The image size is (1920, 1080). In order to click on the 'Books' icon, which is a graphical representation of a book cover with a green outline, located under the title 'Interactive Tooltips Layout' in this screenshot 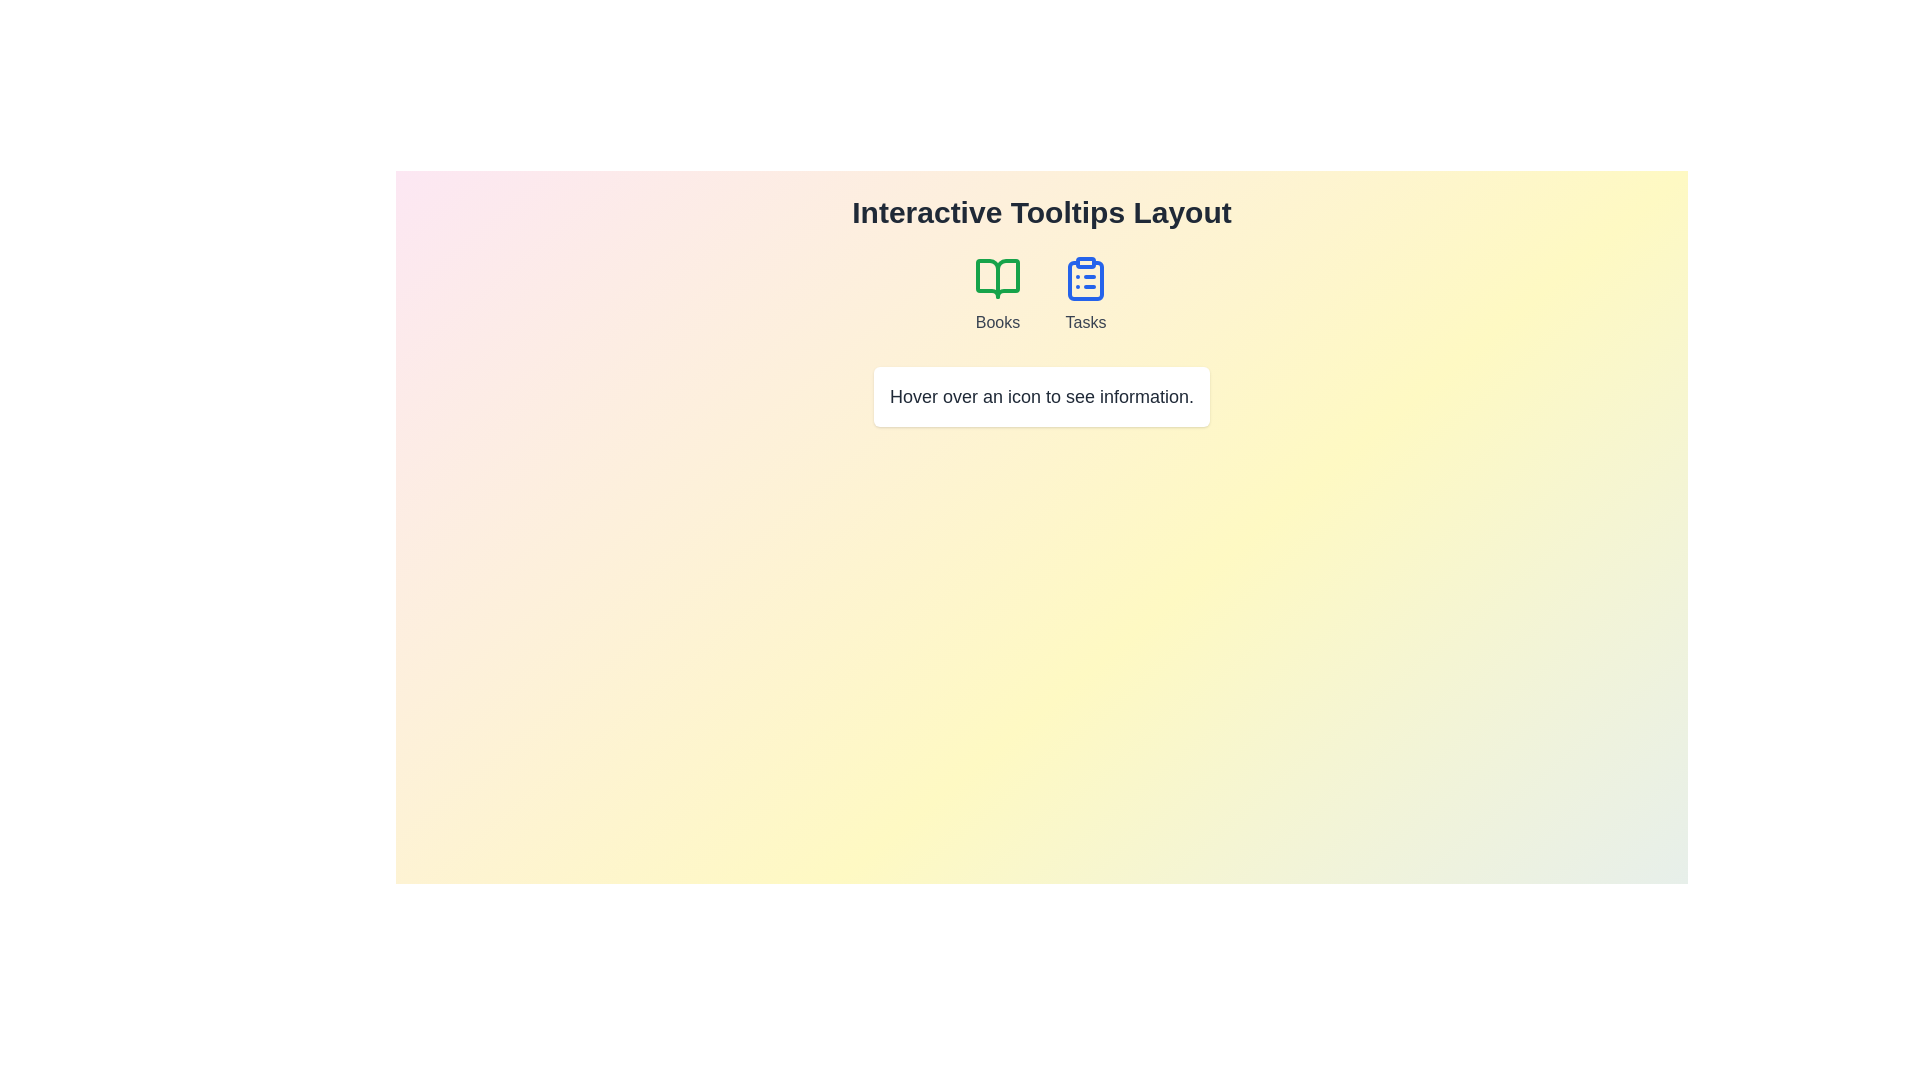, I will do `click(998, 278)`.